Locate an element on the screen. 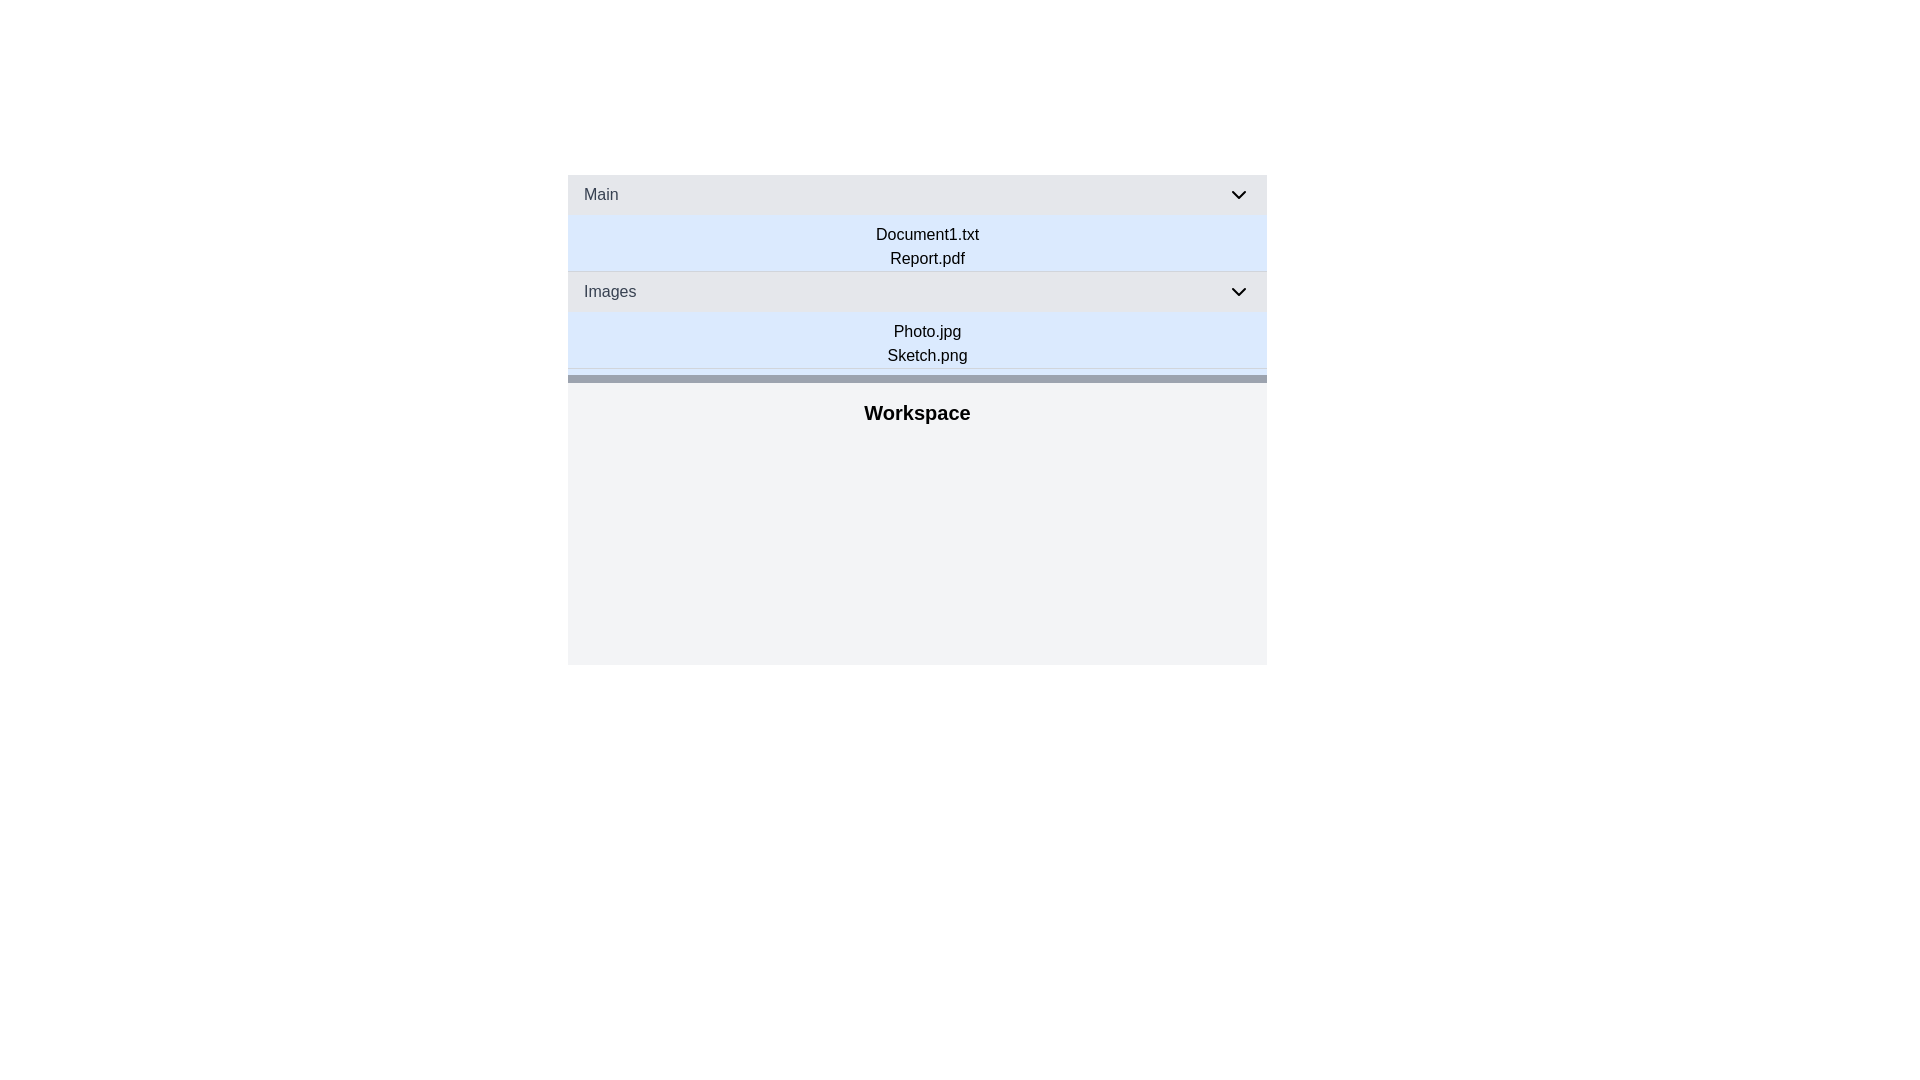  the textual display of filenames 'Photo.jpg' and 'Sketch.png' is located at coordinates (926, 342).